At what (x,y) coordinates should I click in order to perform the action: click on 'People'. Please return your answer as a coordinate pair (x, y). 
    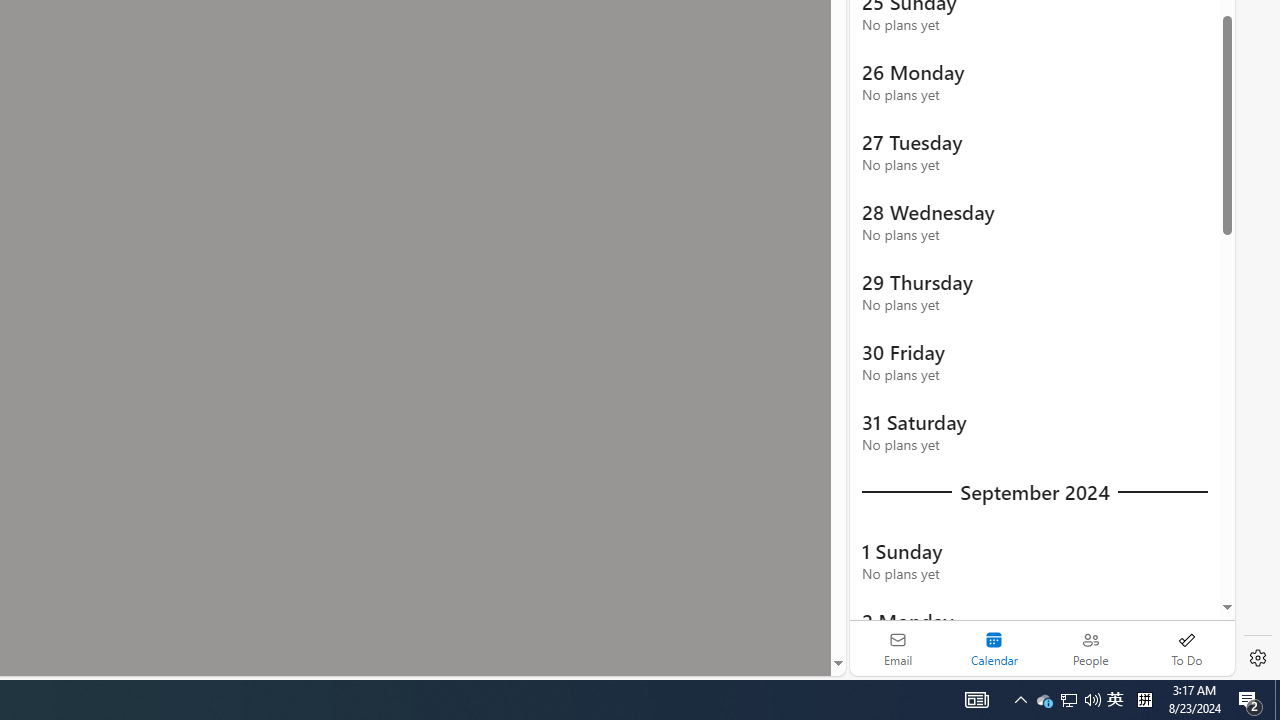
    Looking at the image, I should click on (1089, 648).